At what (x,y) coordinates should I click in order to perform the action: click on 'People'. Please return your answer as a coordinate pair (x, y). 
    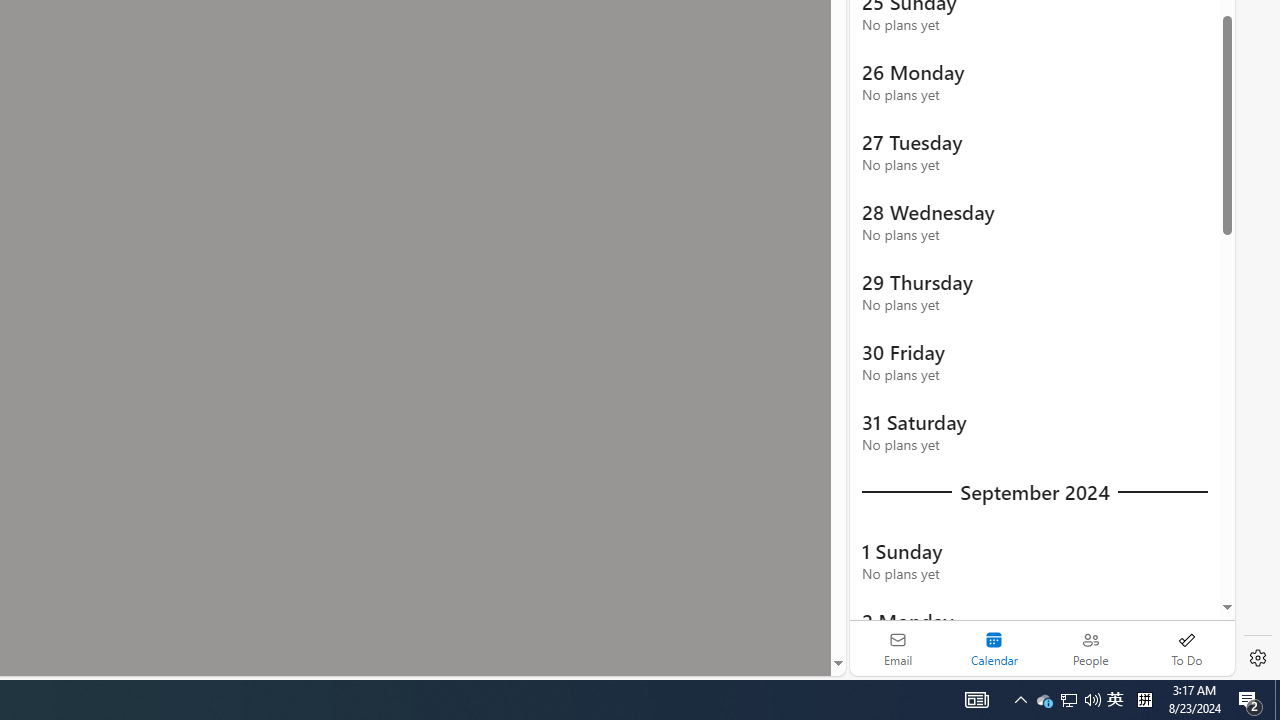
    Looking at the image, I should click on (1089, 648).